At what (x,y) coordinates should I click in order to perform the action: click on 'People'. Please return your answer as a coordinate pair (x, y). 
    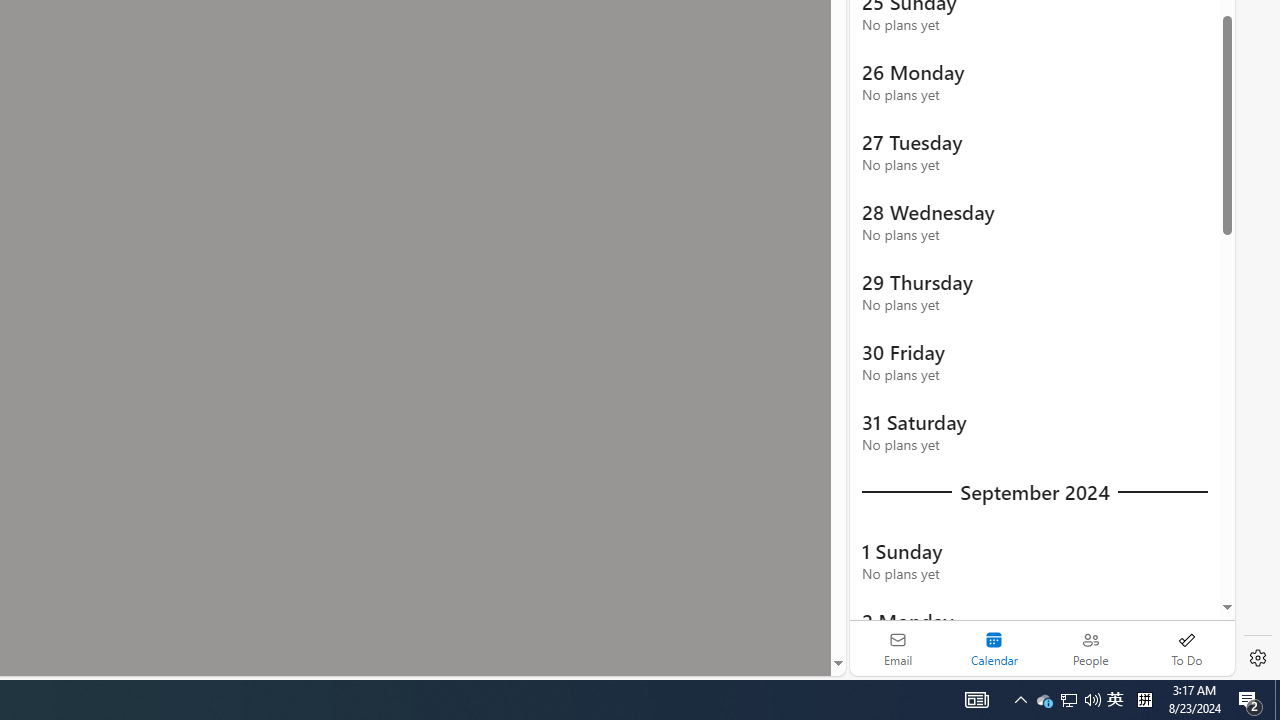
    Looking at the image, I should click on (1089, 648).